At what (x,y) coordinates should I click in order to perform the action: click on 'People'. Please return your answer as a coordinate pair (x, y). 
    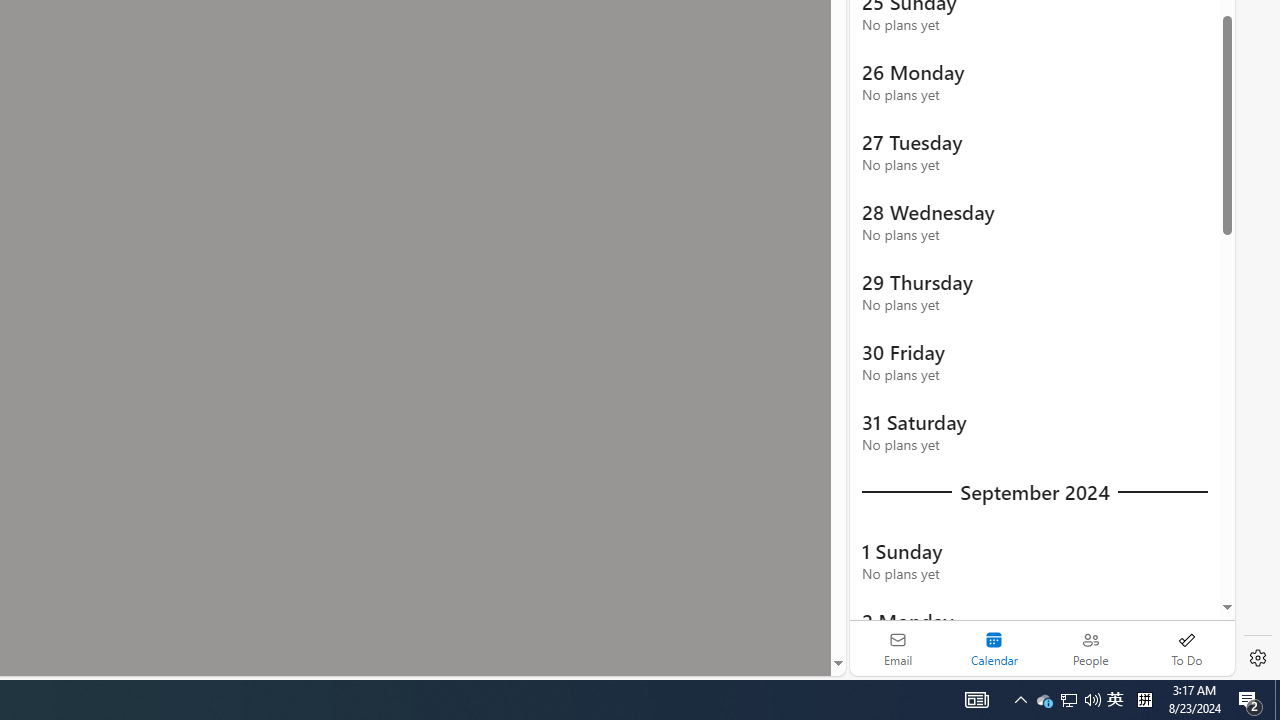
    Looking at the image, I should click on (1089, 648).